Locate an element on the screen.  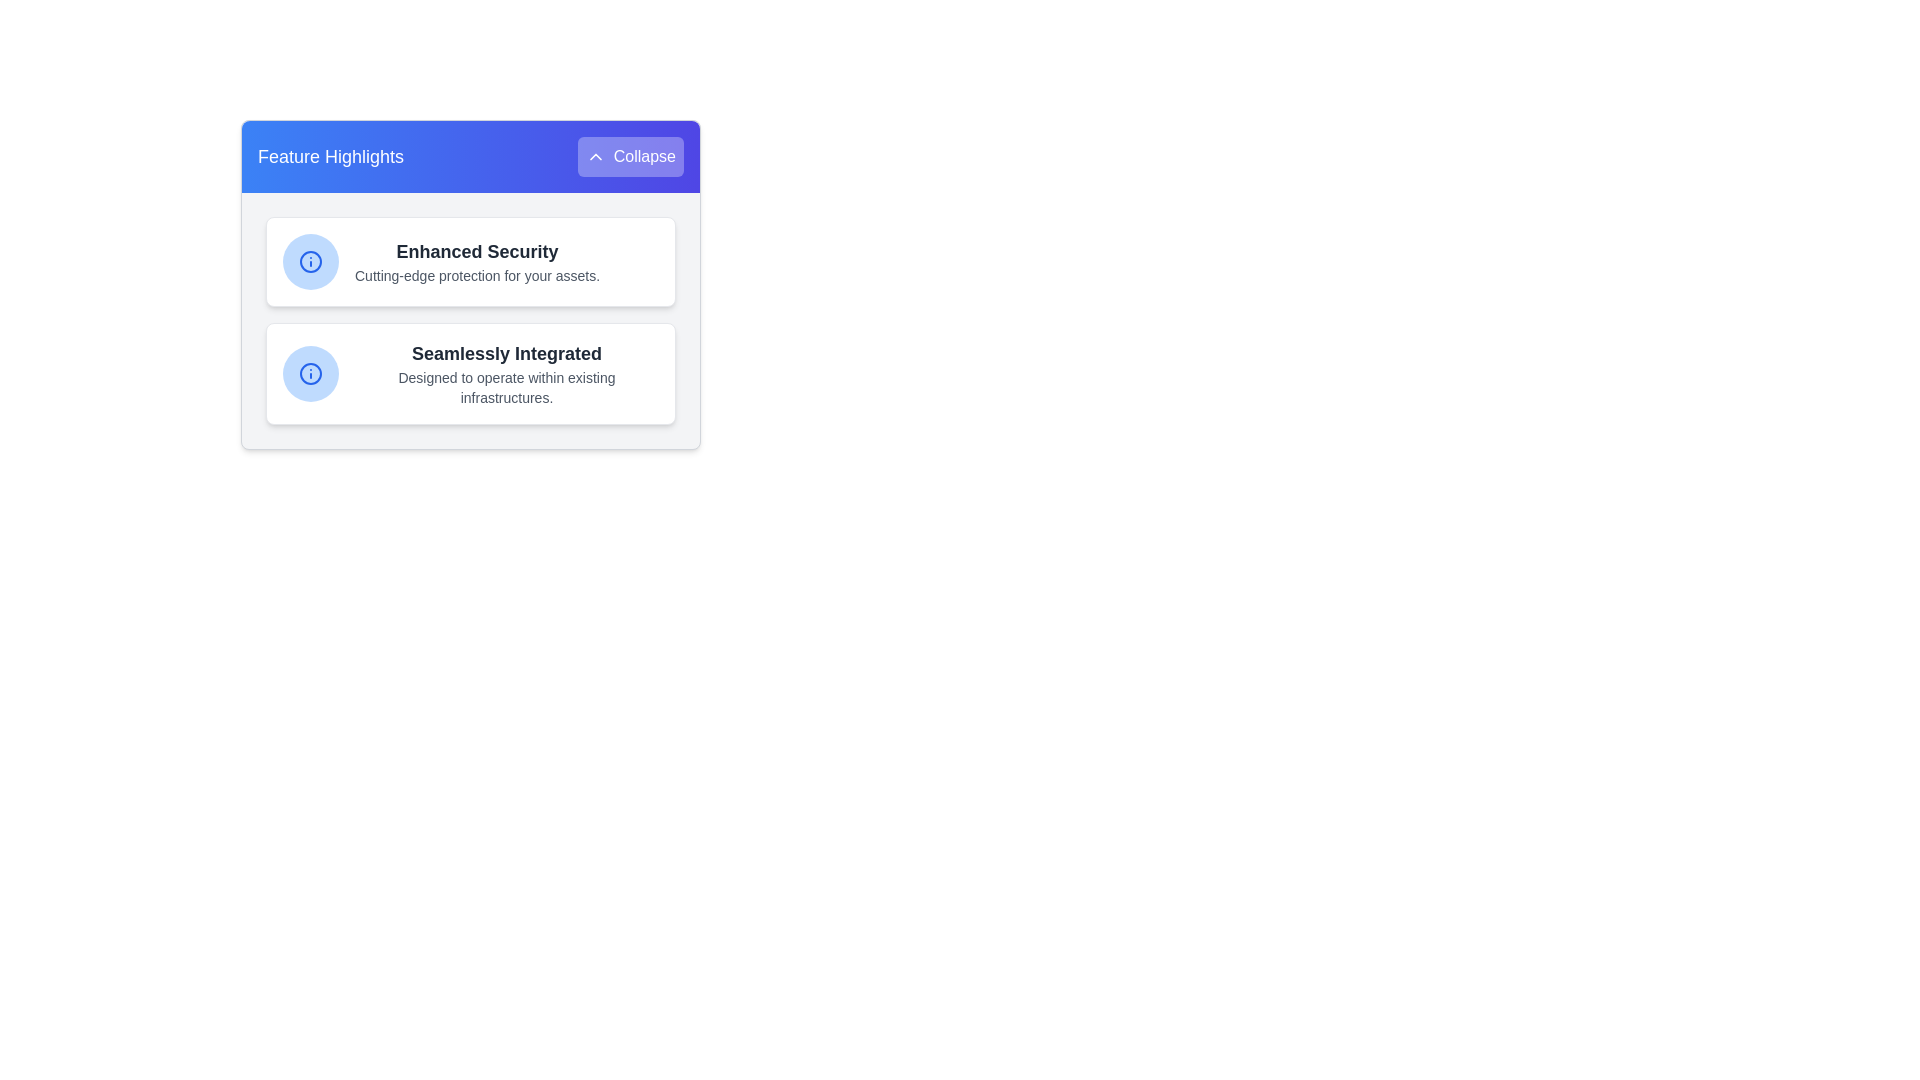
the circular icon with a blue outline and central 'i' symbol located in the second feature item of the list is located at coordinates (310, 261).